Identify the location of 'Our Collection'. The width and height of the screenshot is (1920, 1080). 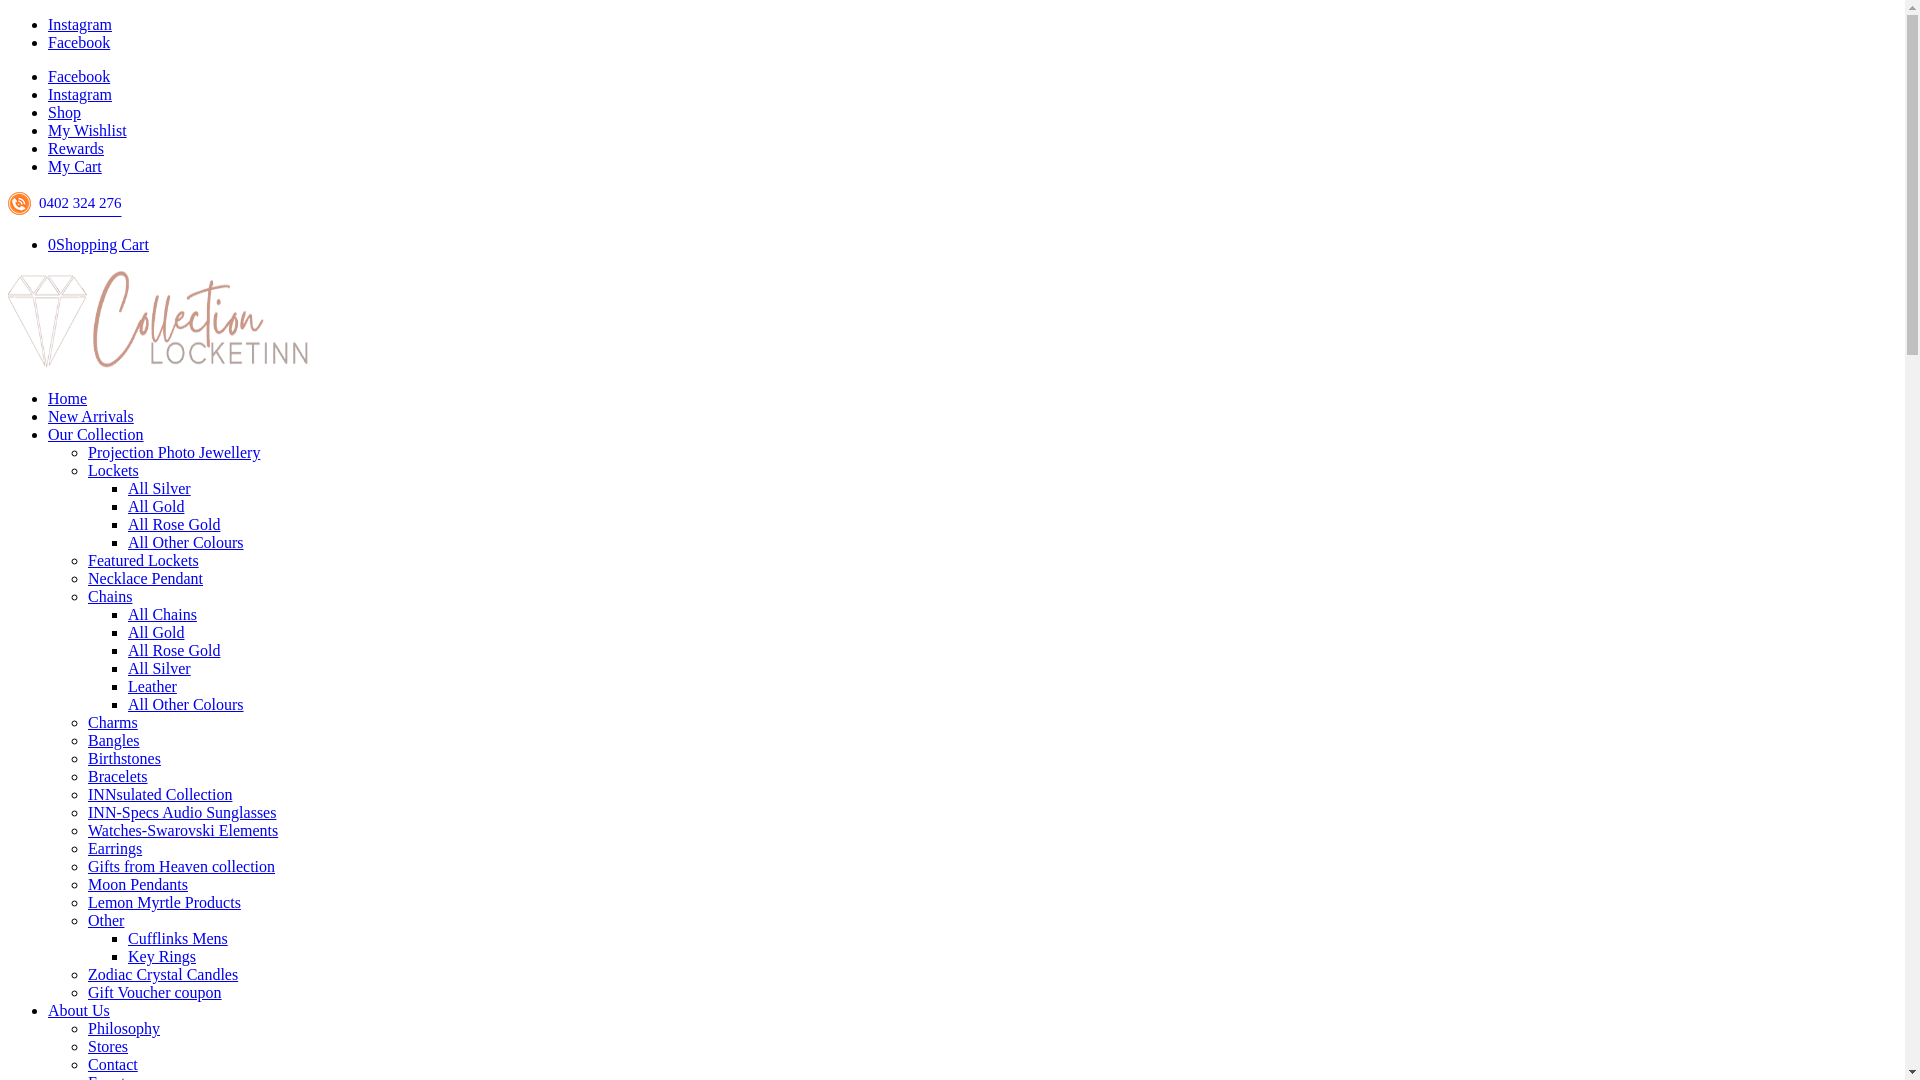
(95, 433).